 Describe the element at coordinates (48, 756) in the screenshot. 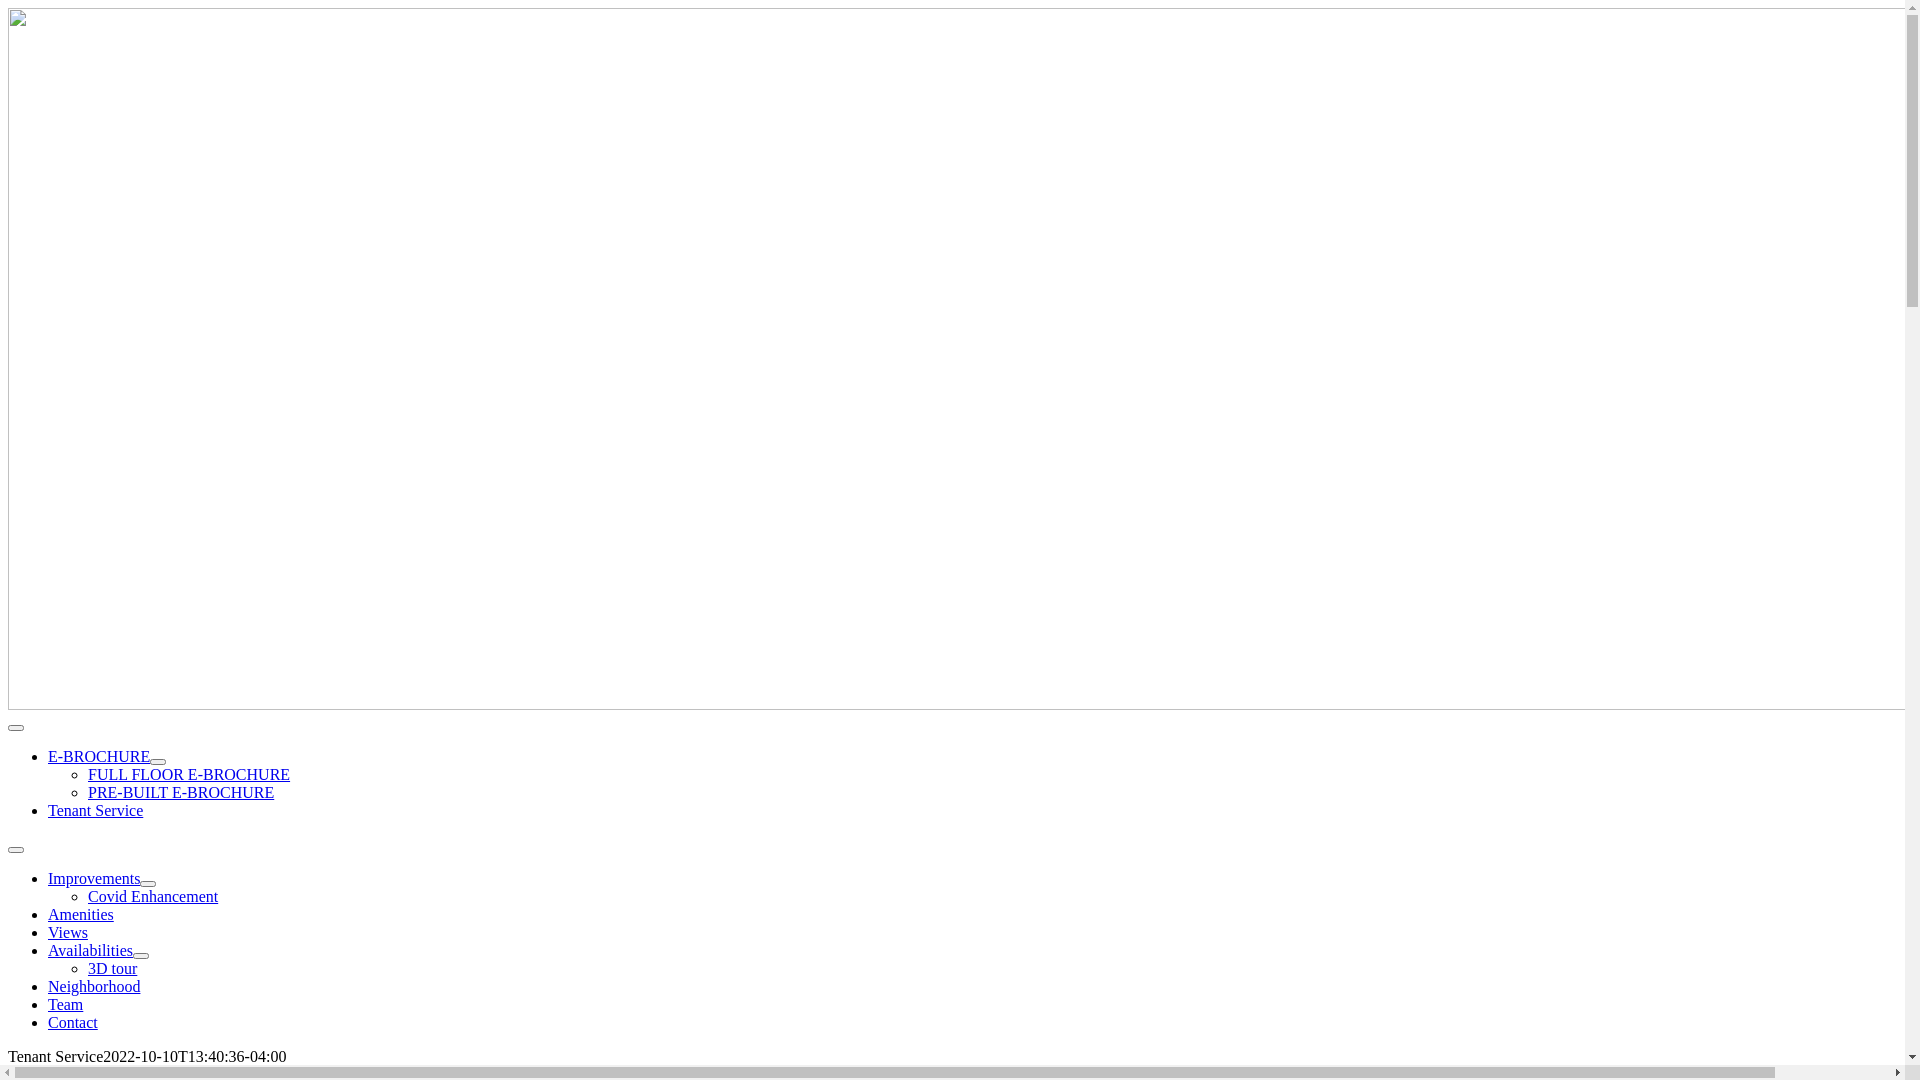

I see `'E-BROCHURE'` at that location.